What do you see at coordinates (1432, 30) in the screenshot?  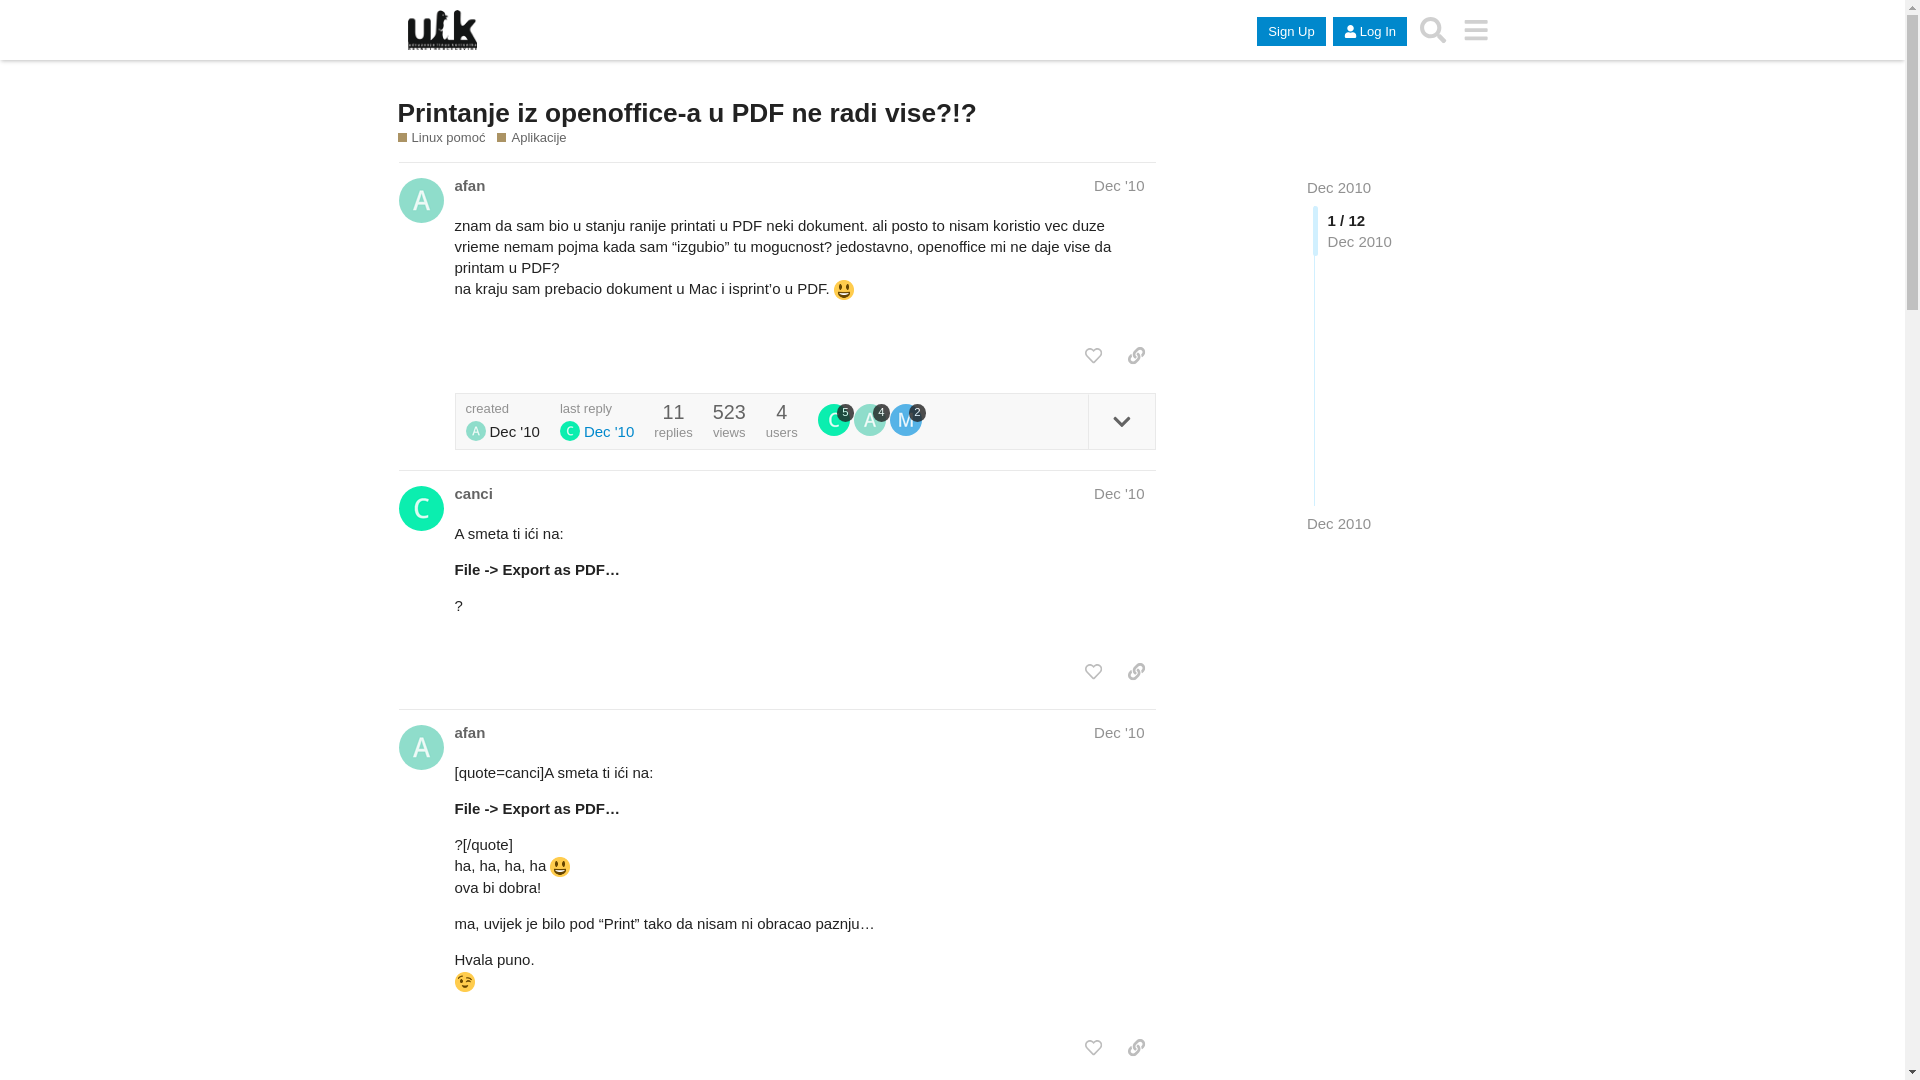 I see `'Search'` at bounding box center [1432, 30].